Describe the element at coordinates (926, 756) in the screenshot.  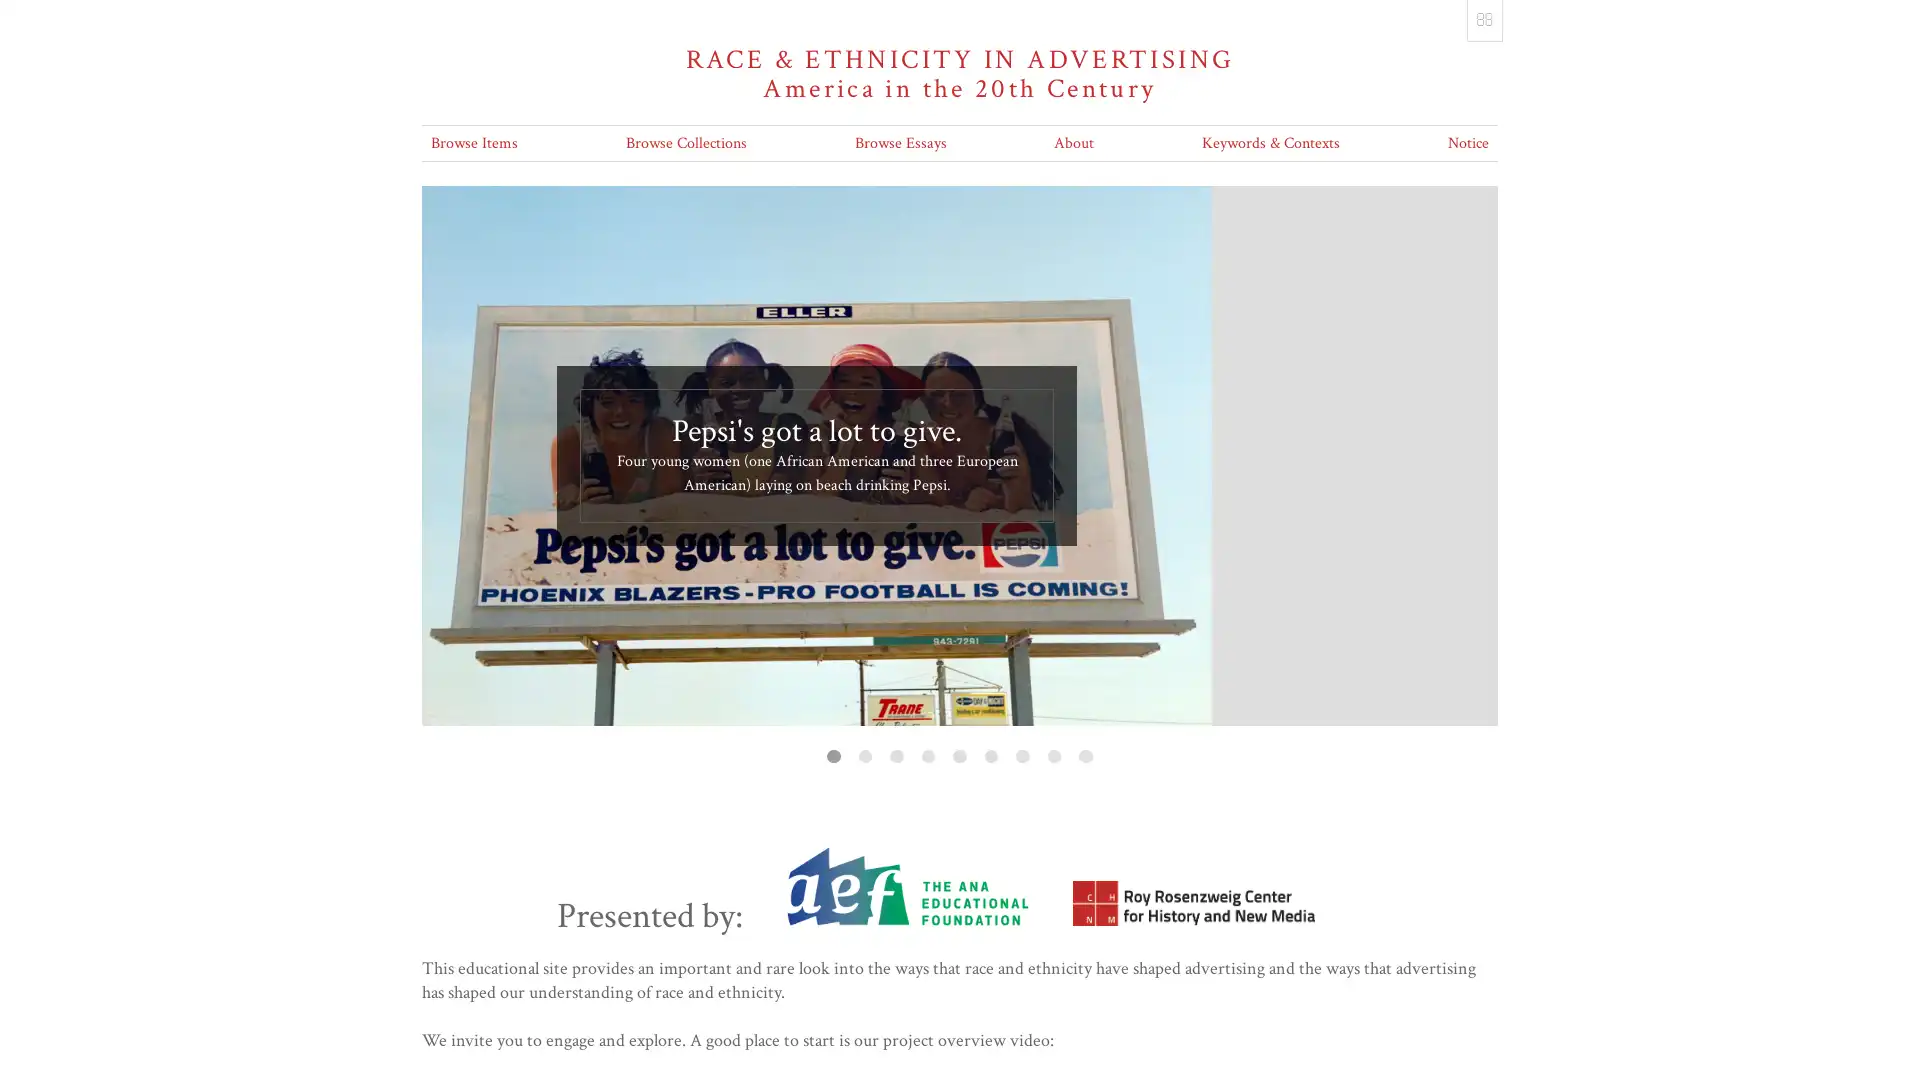
I see `4` at that location.